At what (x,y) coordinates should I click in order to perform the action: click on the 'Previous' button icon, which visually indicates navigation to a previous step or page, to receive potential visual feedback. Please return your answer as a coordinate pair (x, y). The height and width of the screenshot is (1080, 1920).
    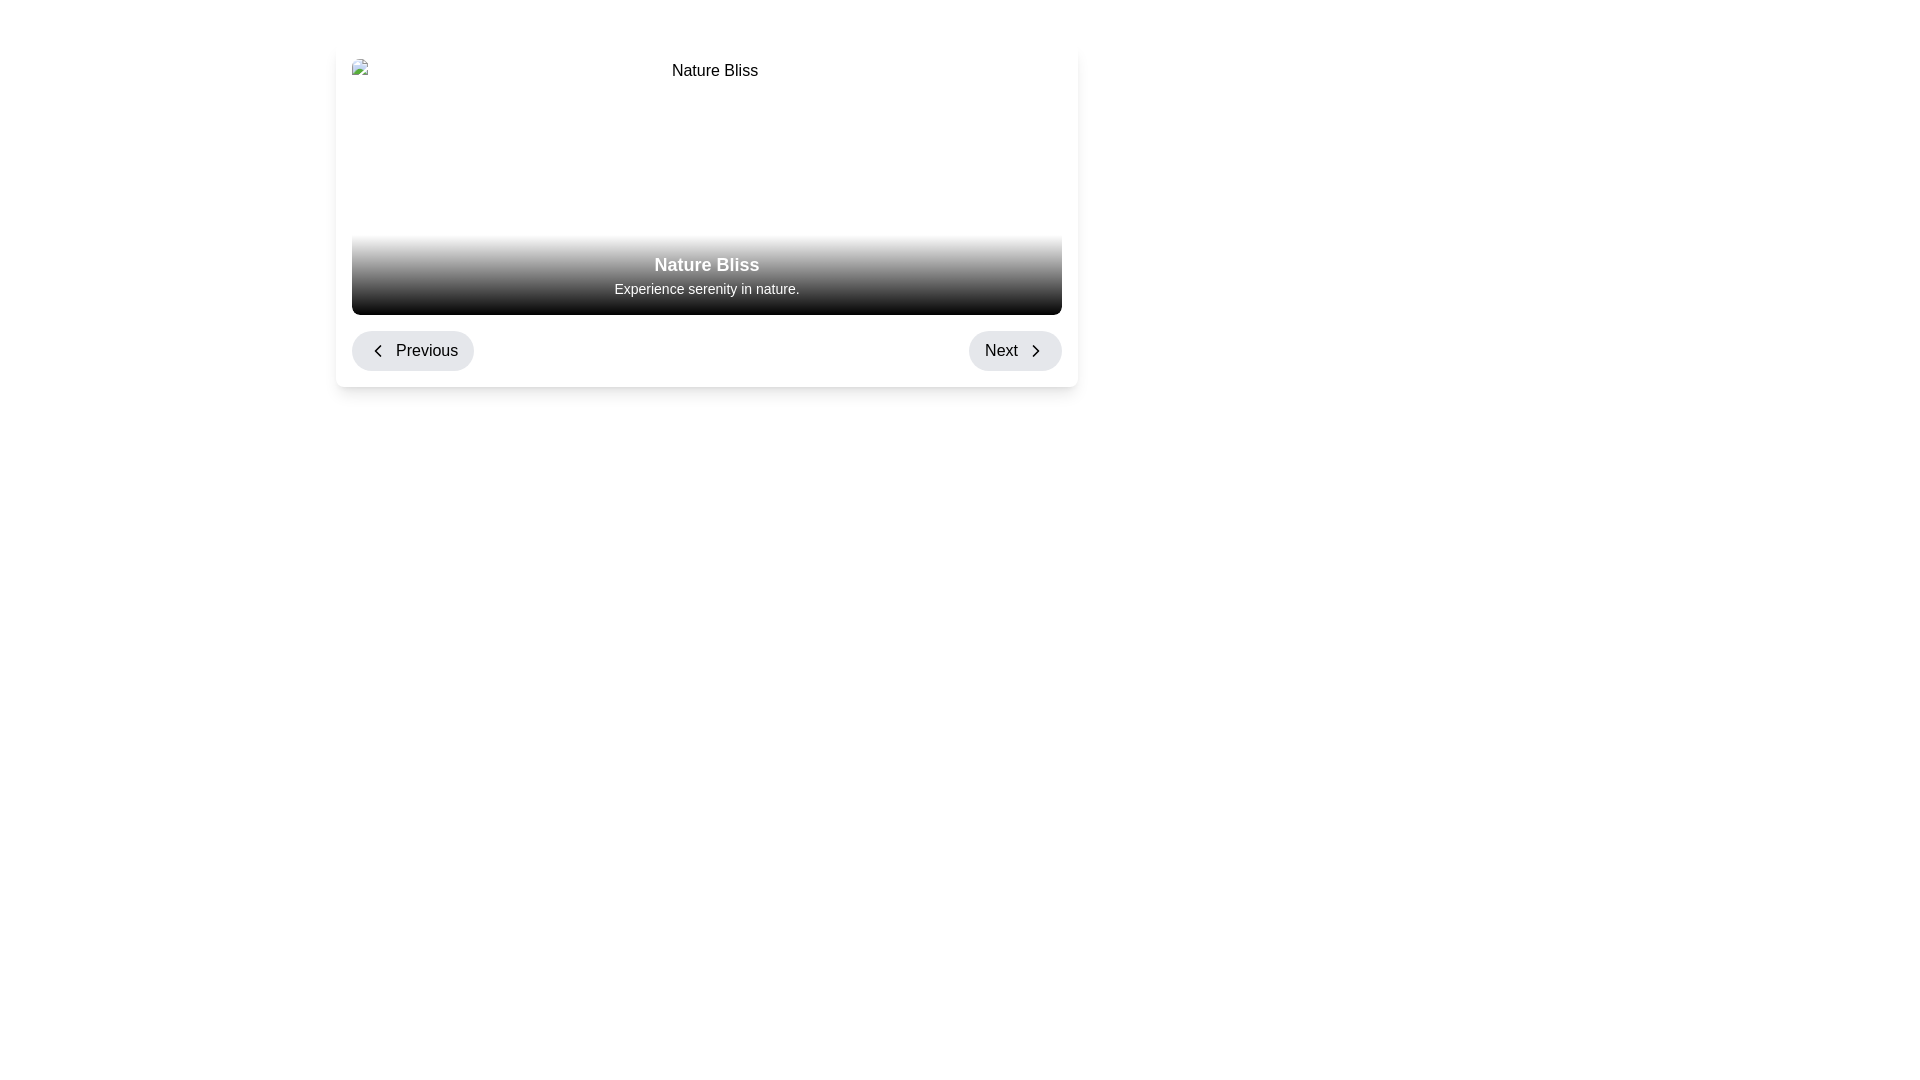
    Looking at the image, I should click on (378, 350).